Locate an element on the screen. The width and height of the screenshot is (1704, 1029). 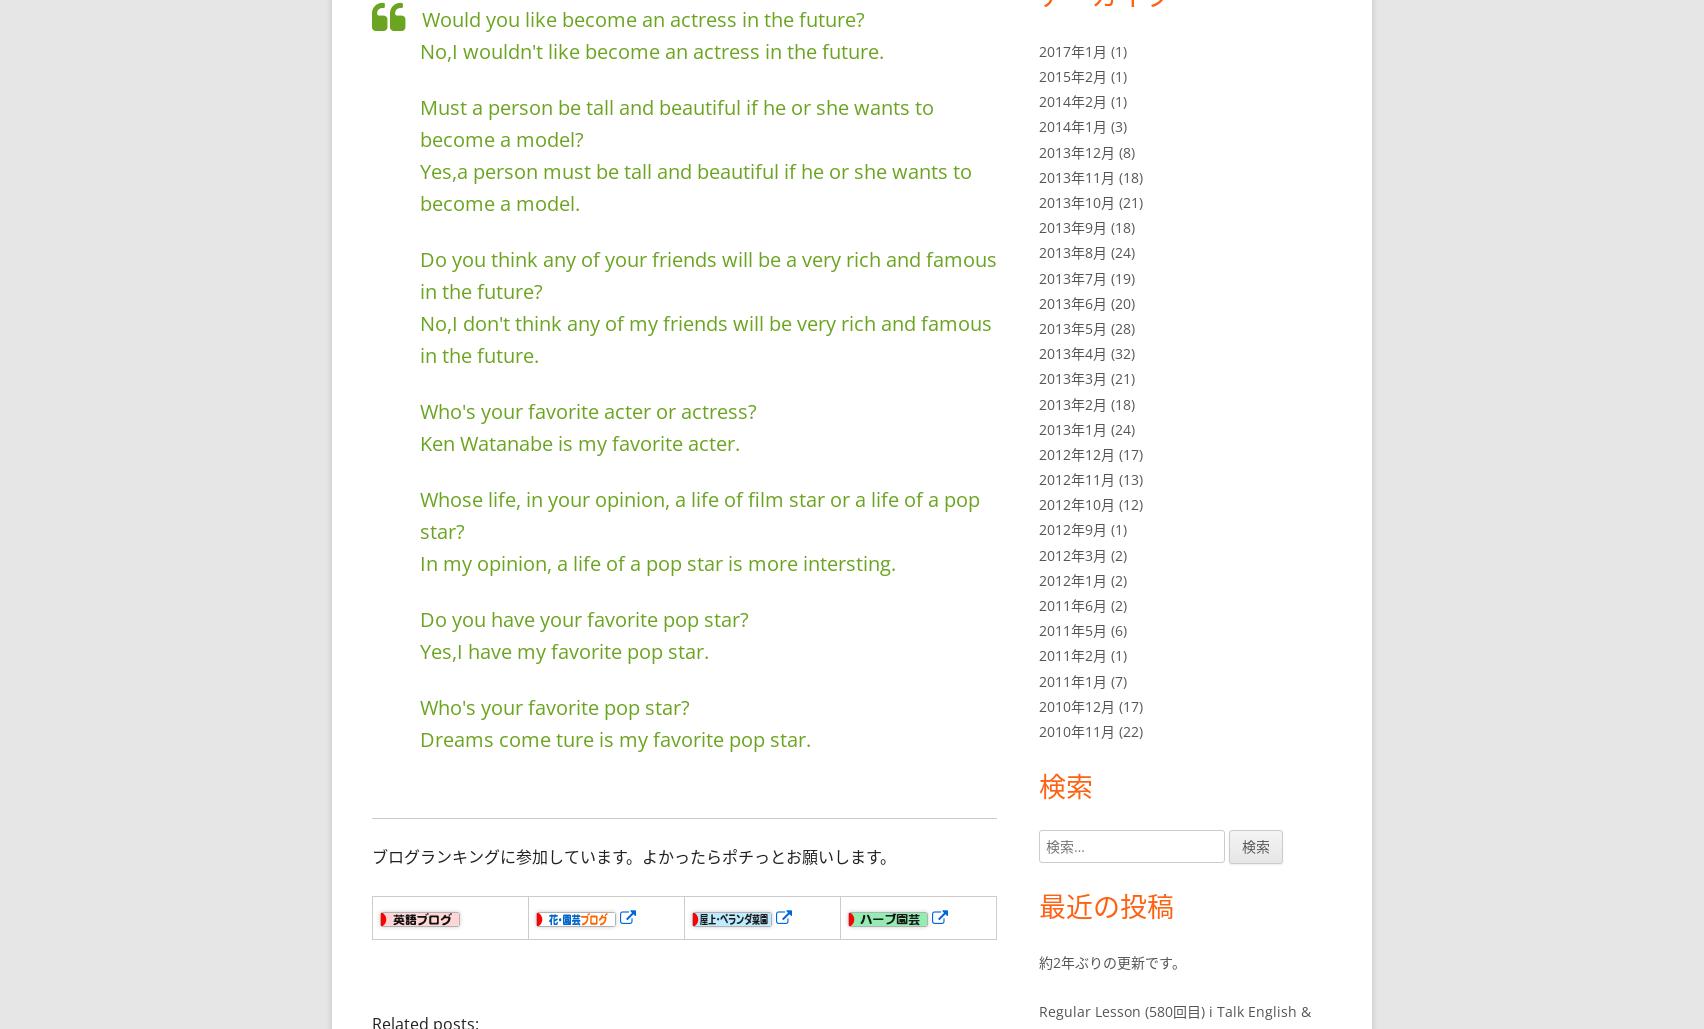
'(28)' is located at coordinates (1120, 327).